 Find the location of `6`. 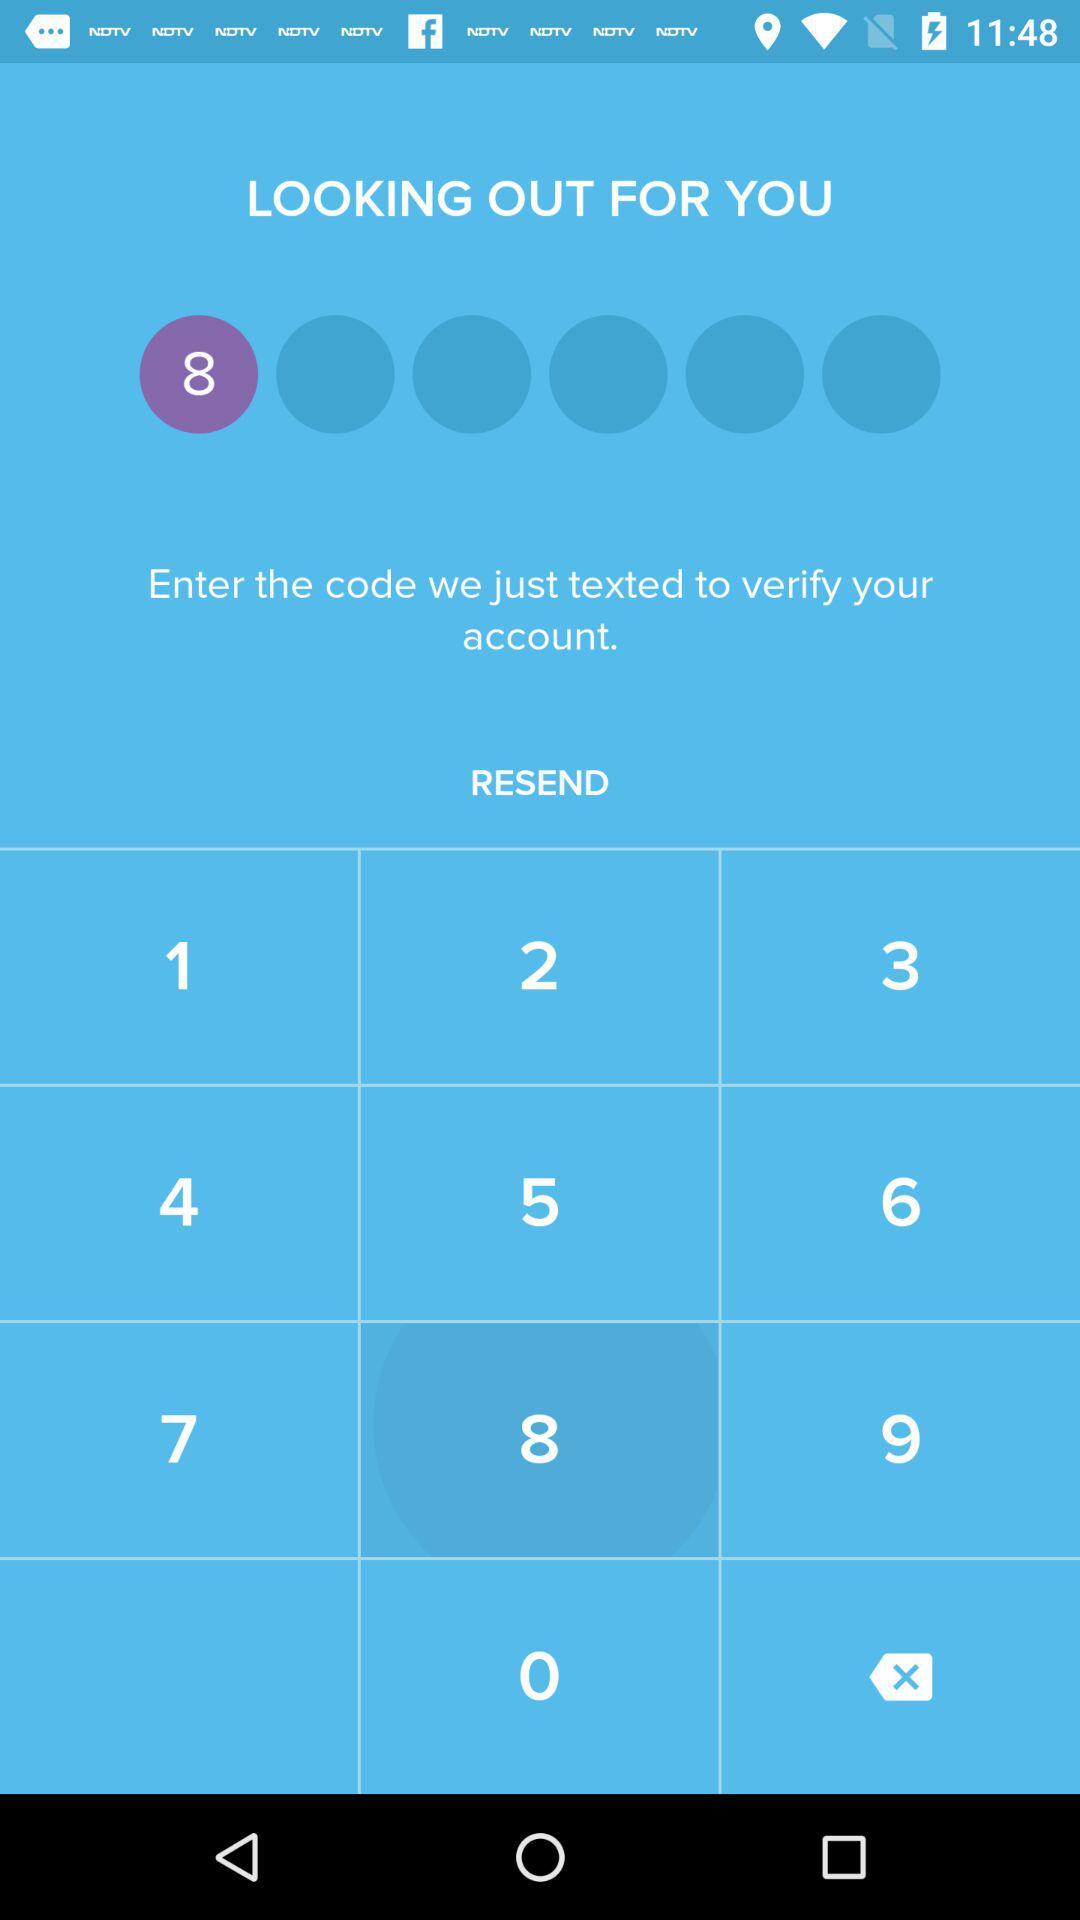

6 is located at coordinates (901, 1202).